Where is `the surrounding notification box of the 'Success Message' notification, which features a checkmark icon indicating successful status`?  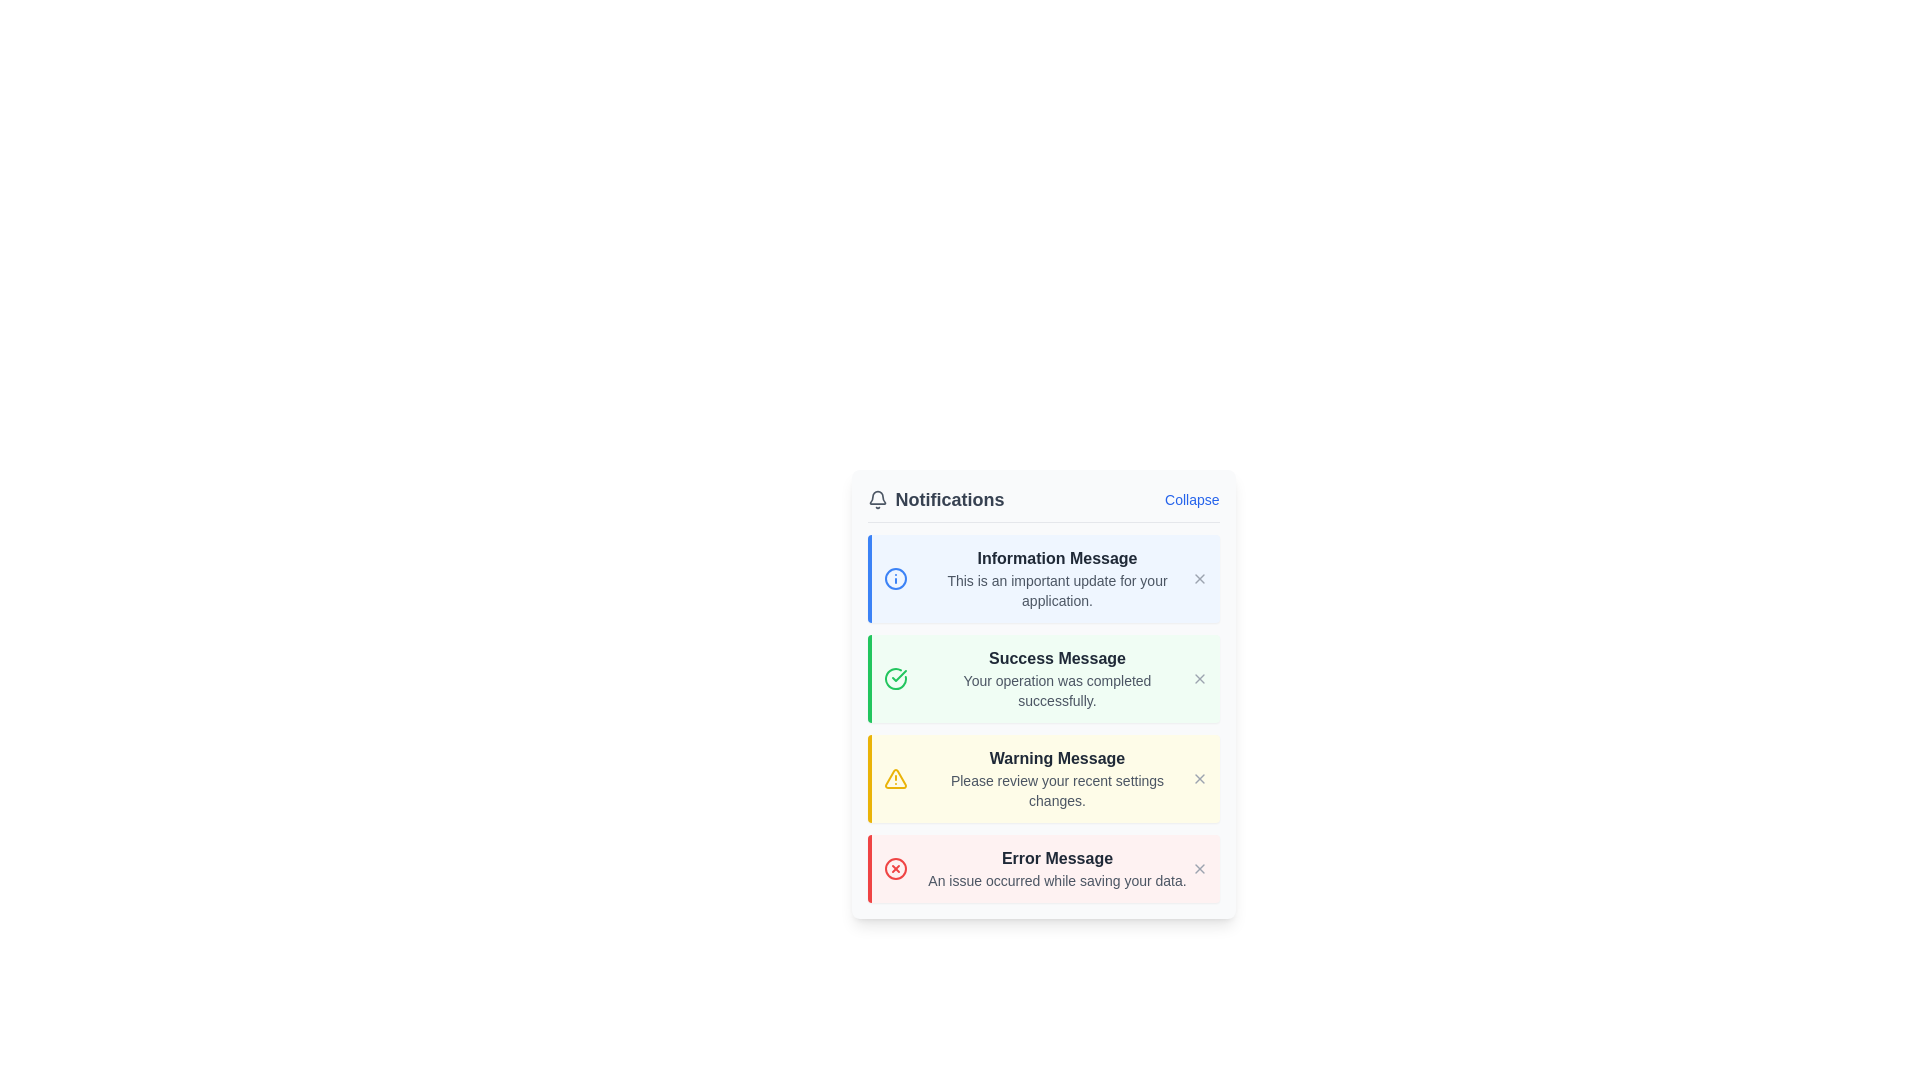 the surrounding notification box of the 'Success Message' notification, which features a checkmark icon indicating successful status is located at coordinates (894, 677).